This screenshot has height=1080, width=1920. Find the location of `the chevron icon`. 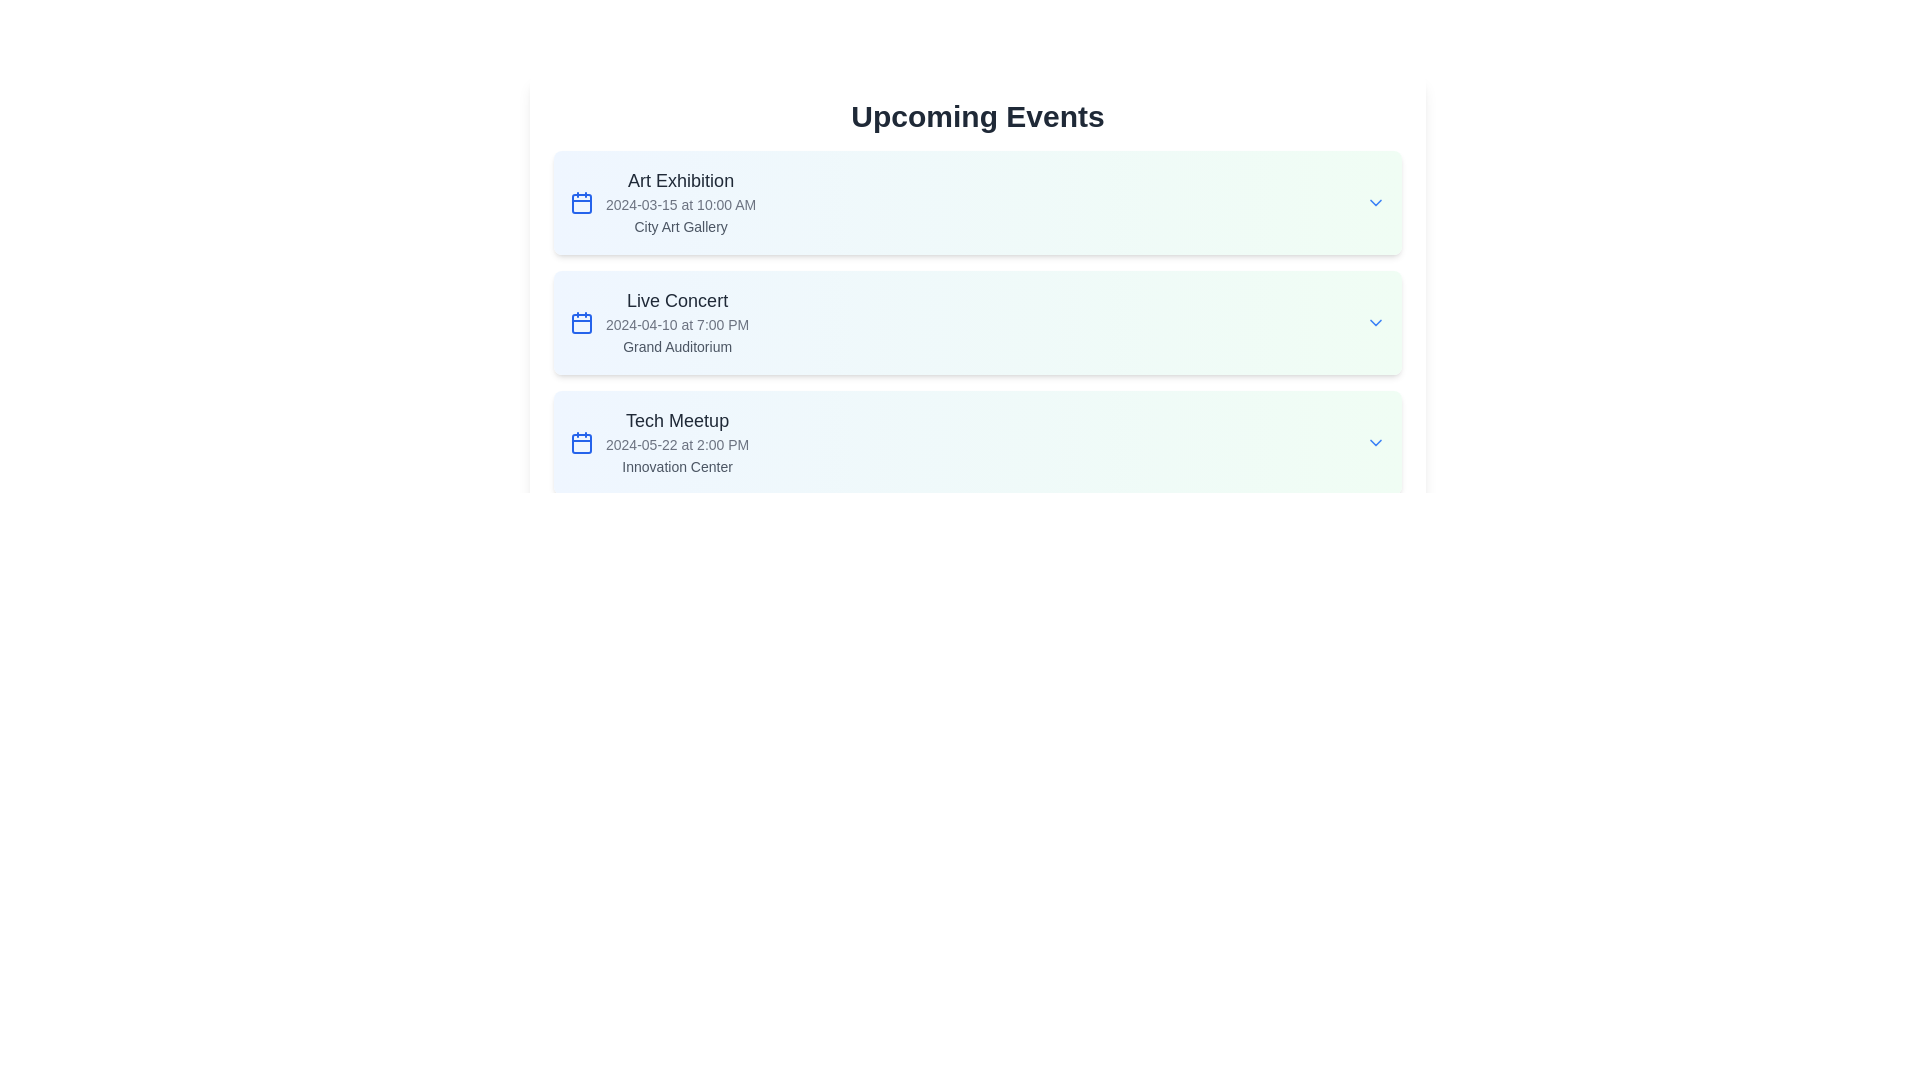

the chevron icon is located at coordinates (1375, 322).